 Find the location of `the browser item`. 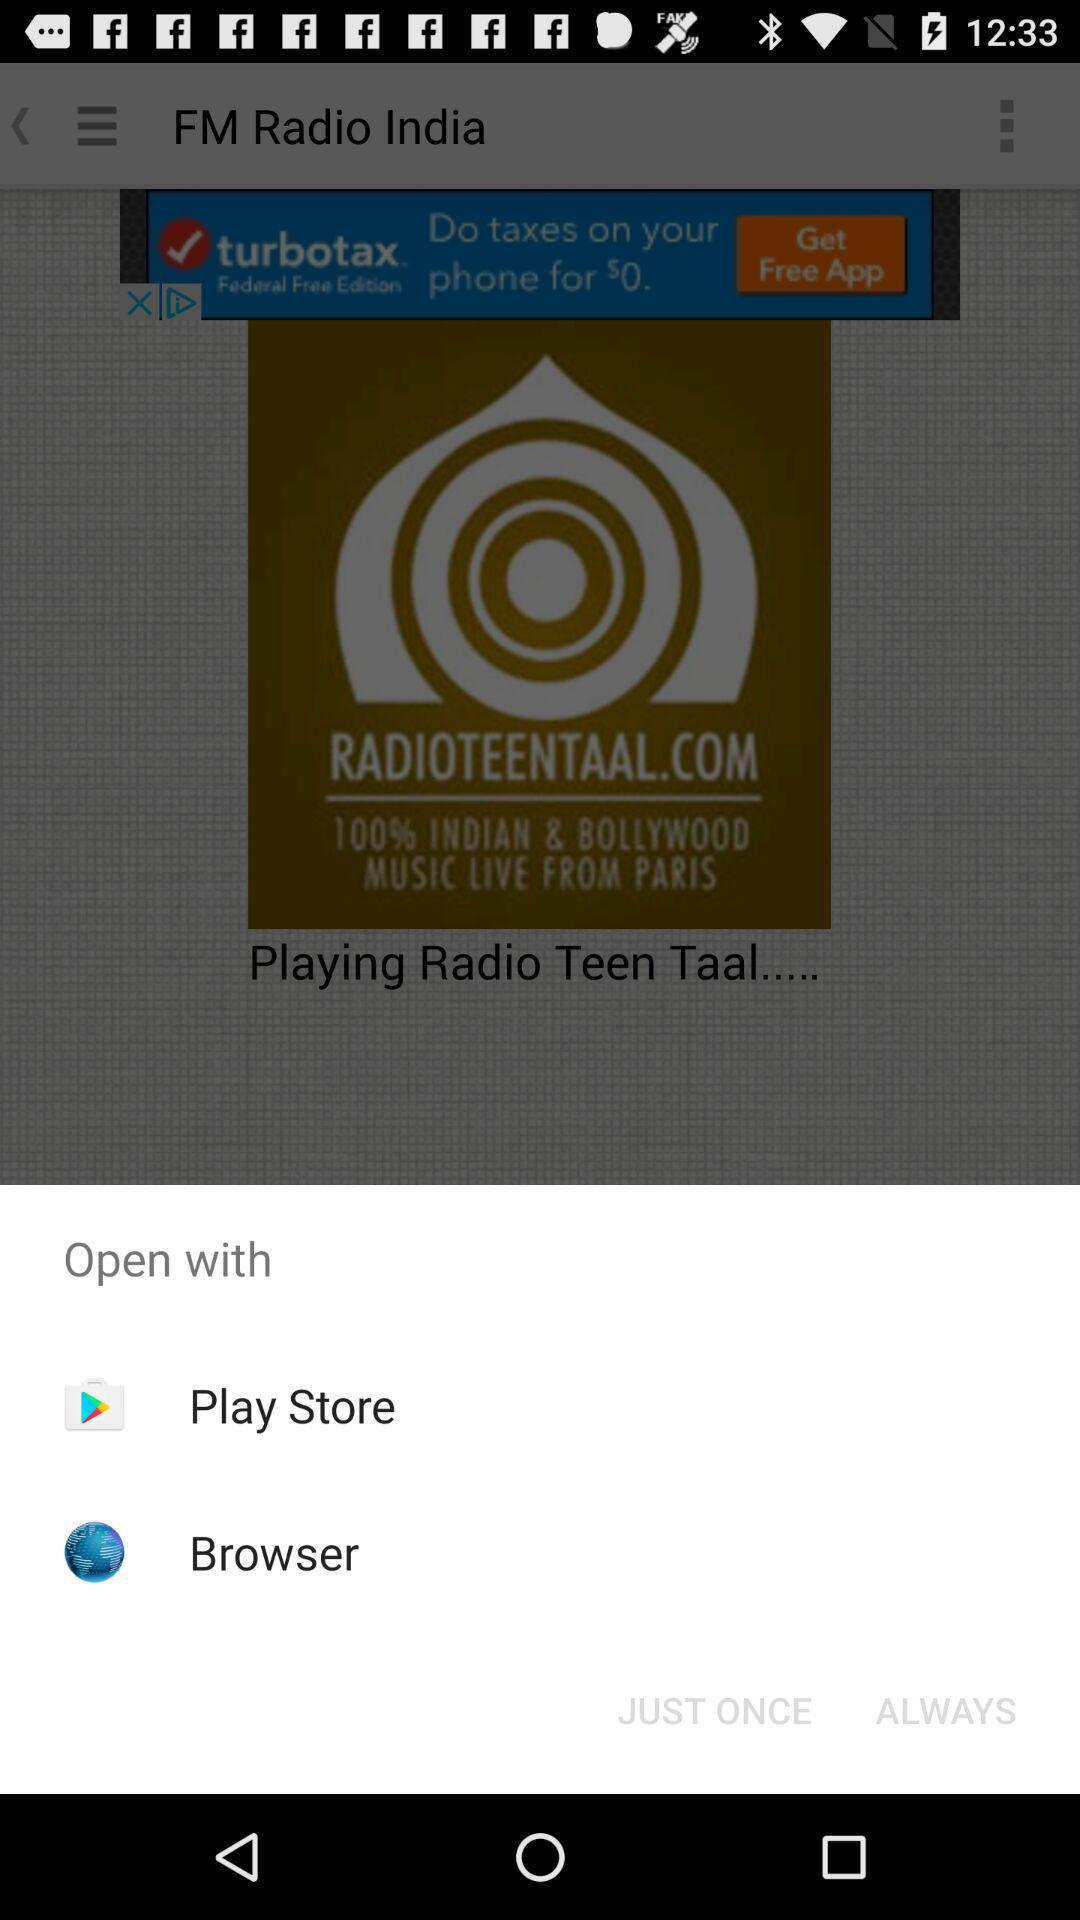

the browser item is located at coordinates (274, 1551).